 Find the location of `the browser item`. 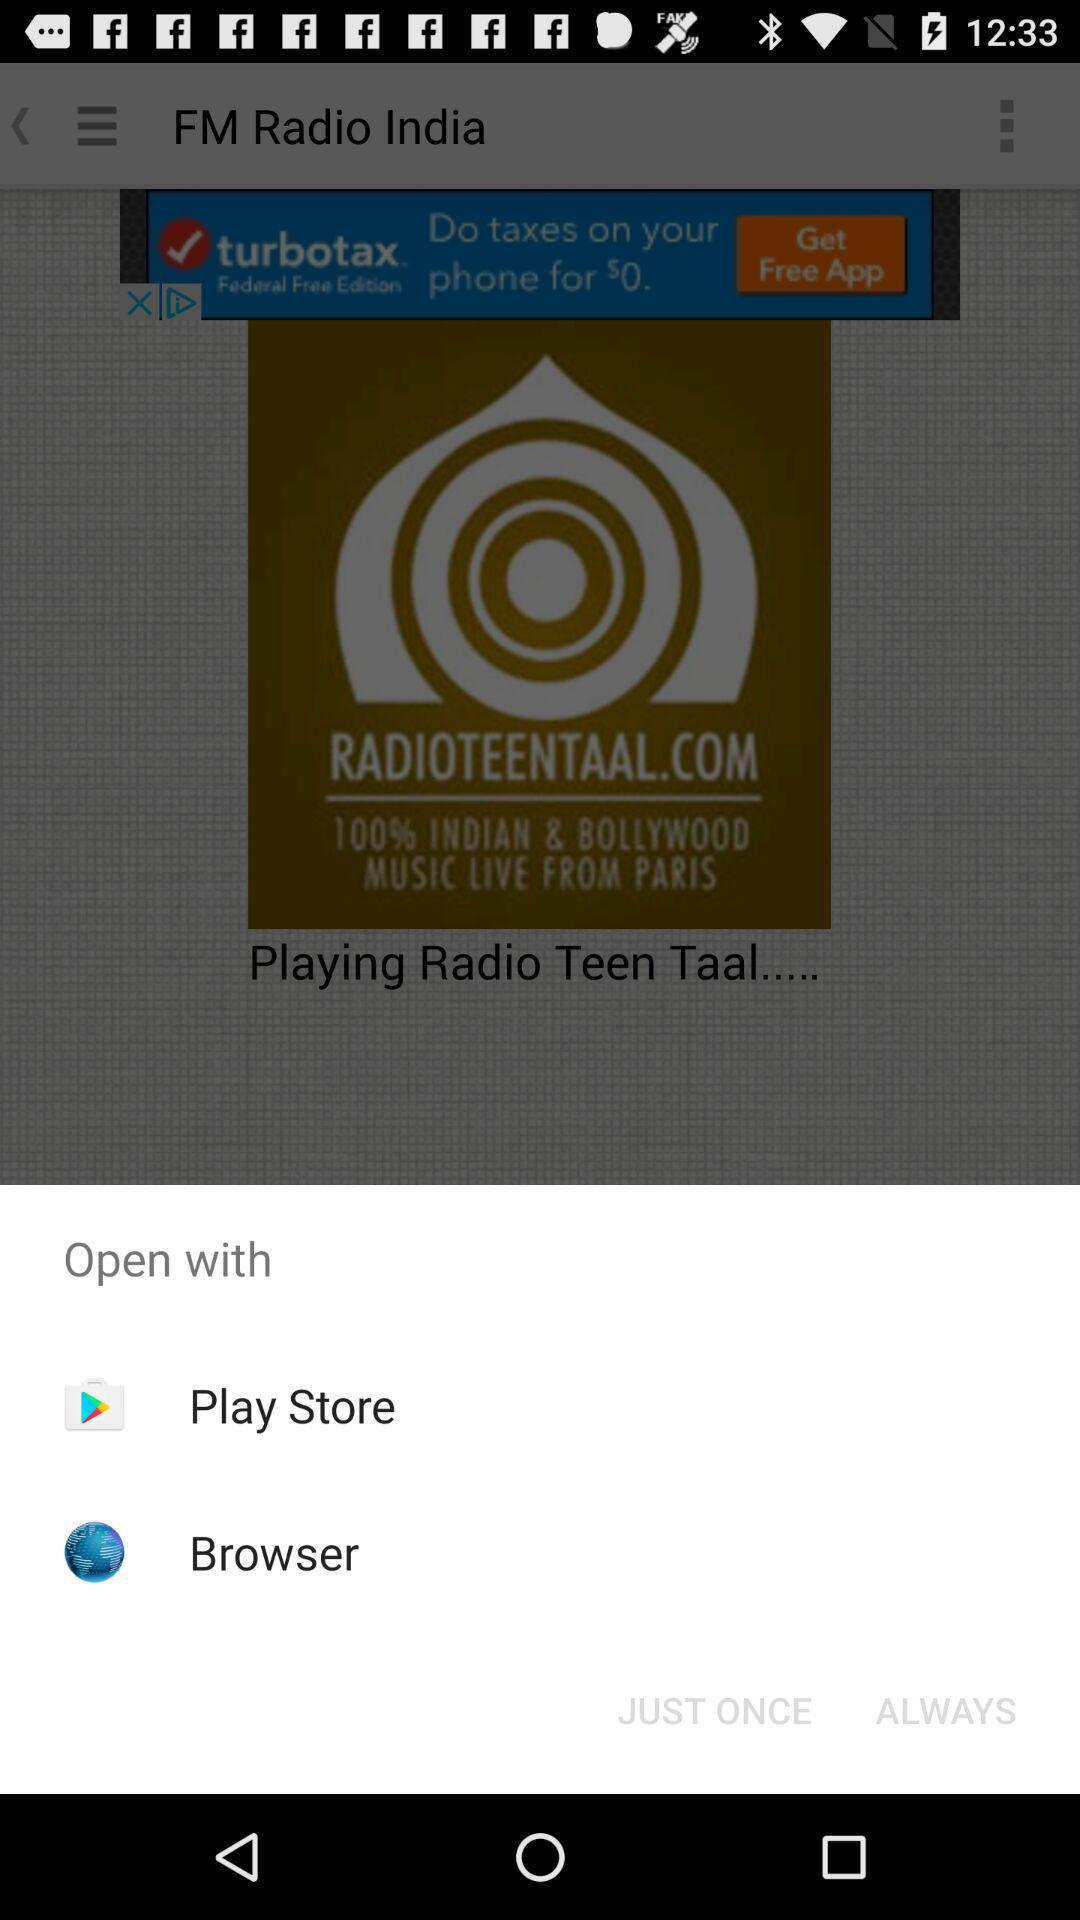

the browser item is located at coordinates (274, 1551).